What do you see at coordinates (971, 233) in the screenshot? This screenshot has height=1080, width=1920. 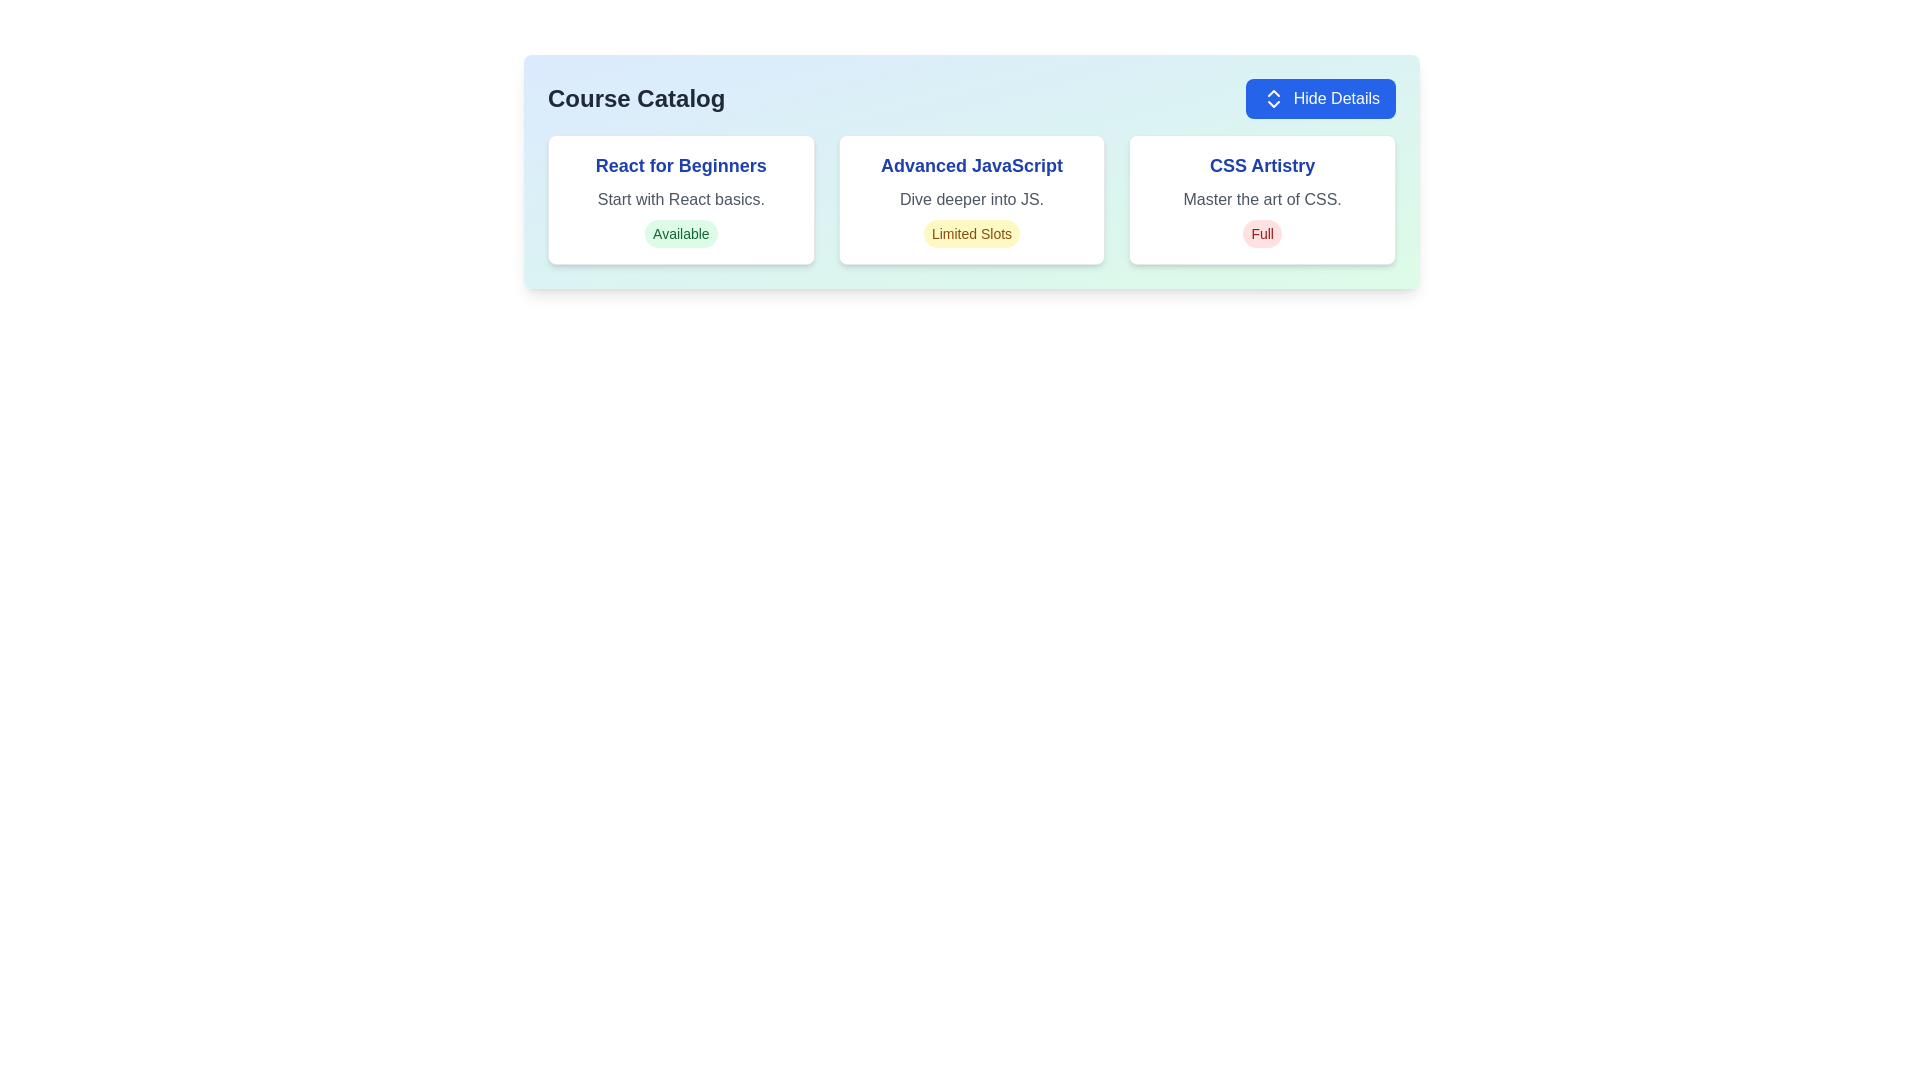 I see `the badge labeled 'Limited Slots' located below the description 'Dive deeper into JS.' in the 'Advanced JavaScript' card` at bounding box center [971, 233].